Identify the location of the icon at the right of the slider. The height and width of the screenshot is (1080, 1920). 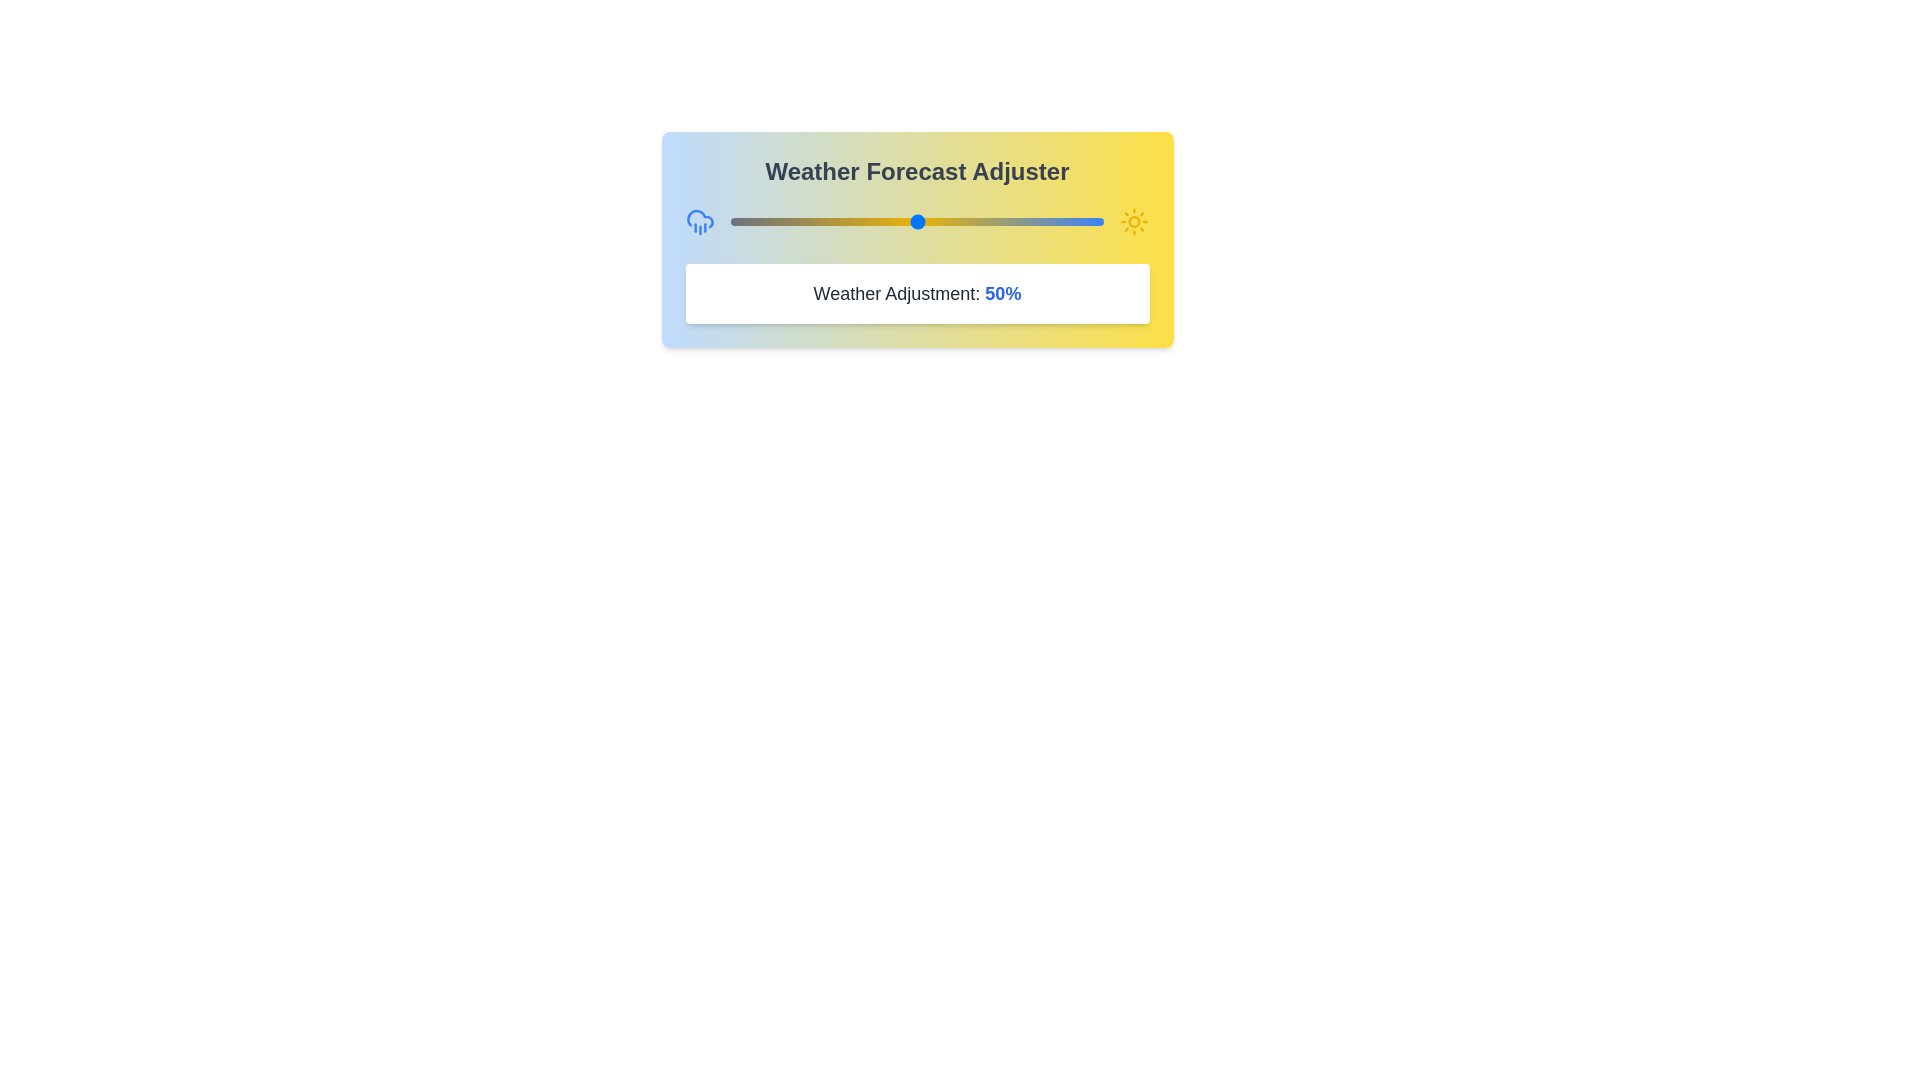
(1134, 222).